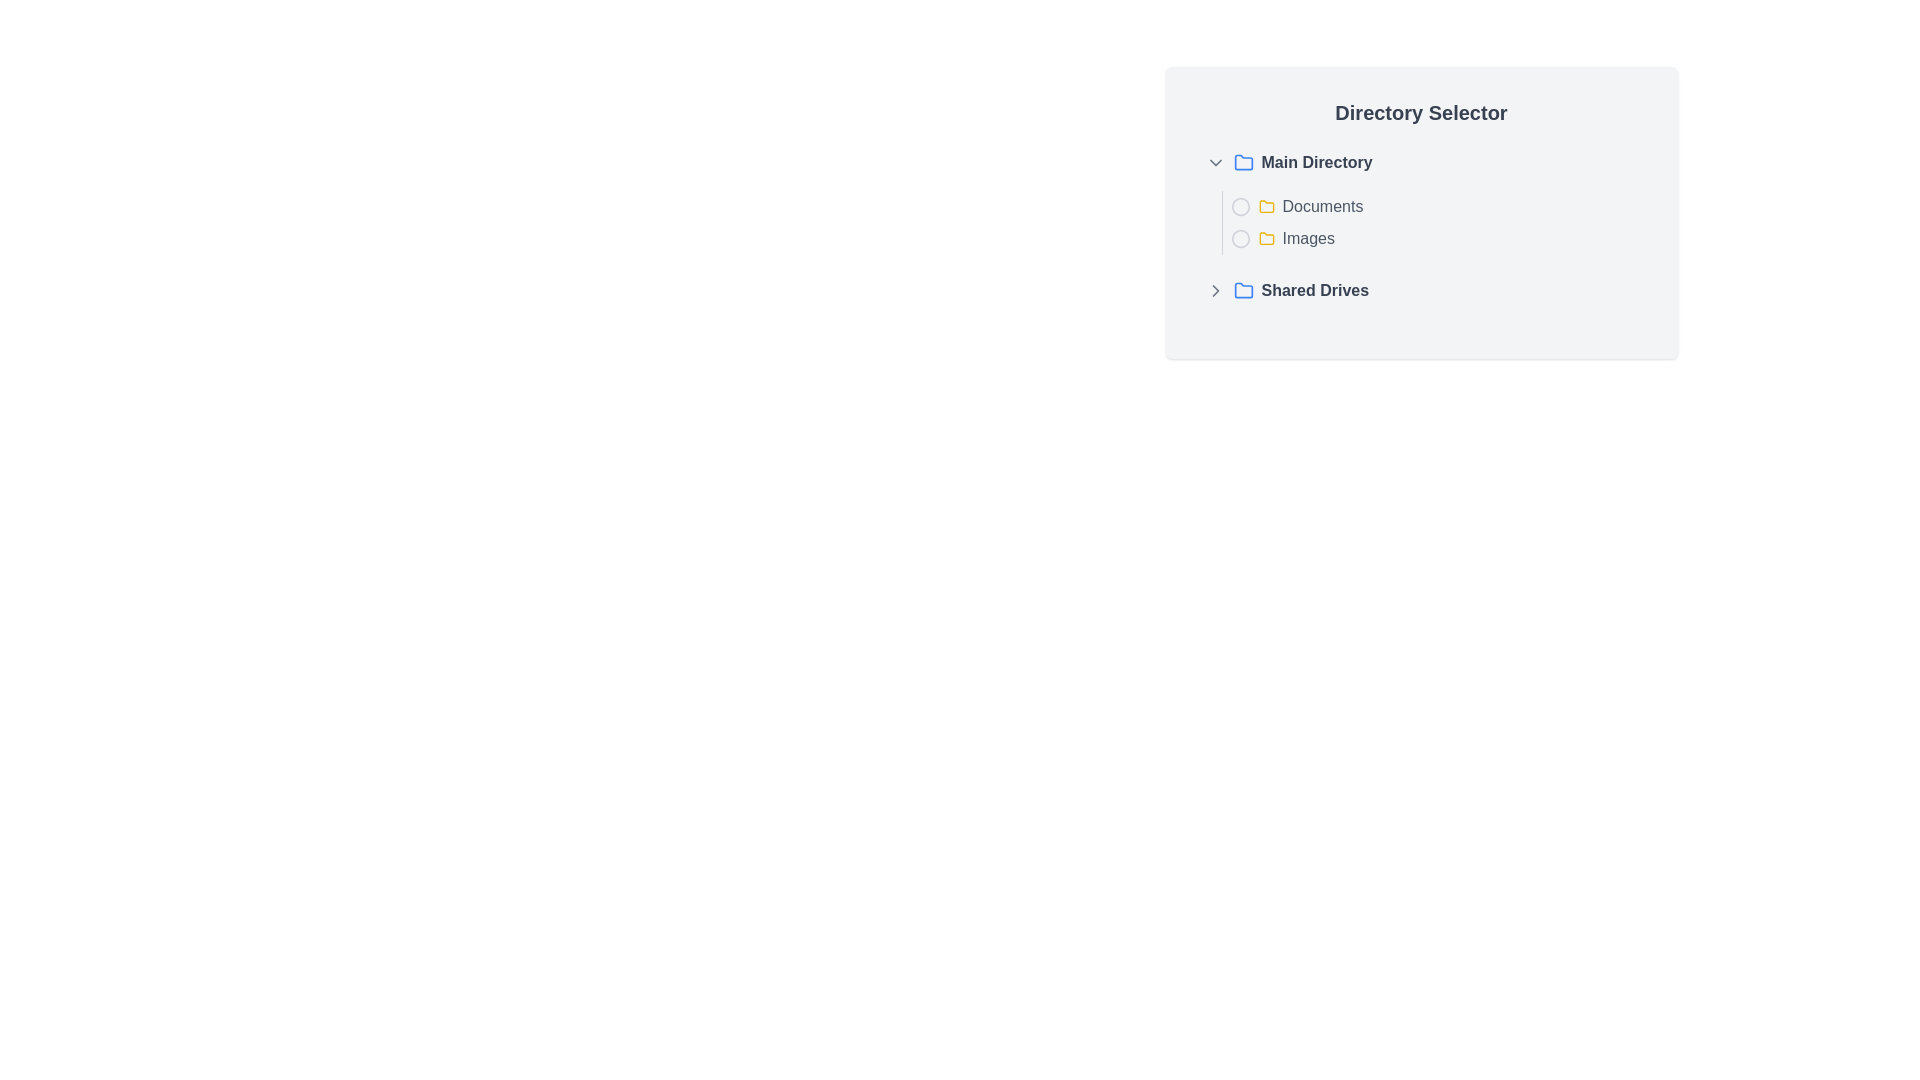  What do you see at coordinates (1315, 290) in the screenshot?
I see `the text label reading 'Shared Drives'` at bounding box center [1315, 290].